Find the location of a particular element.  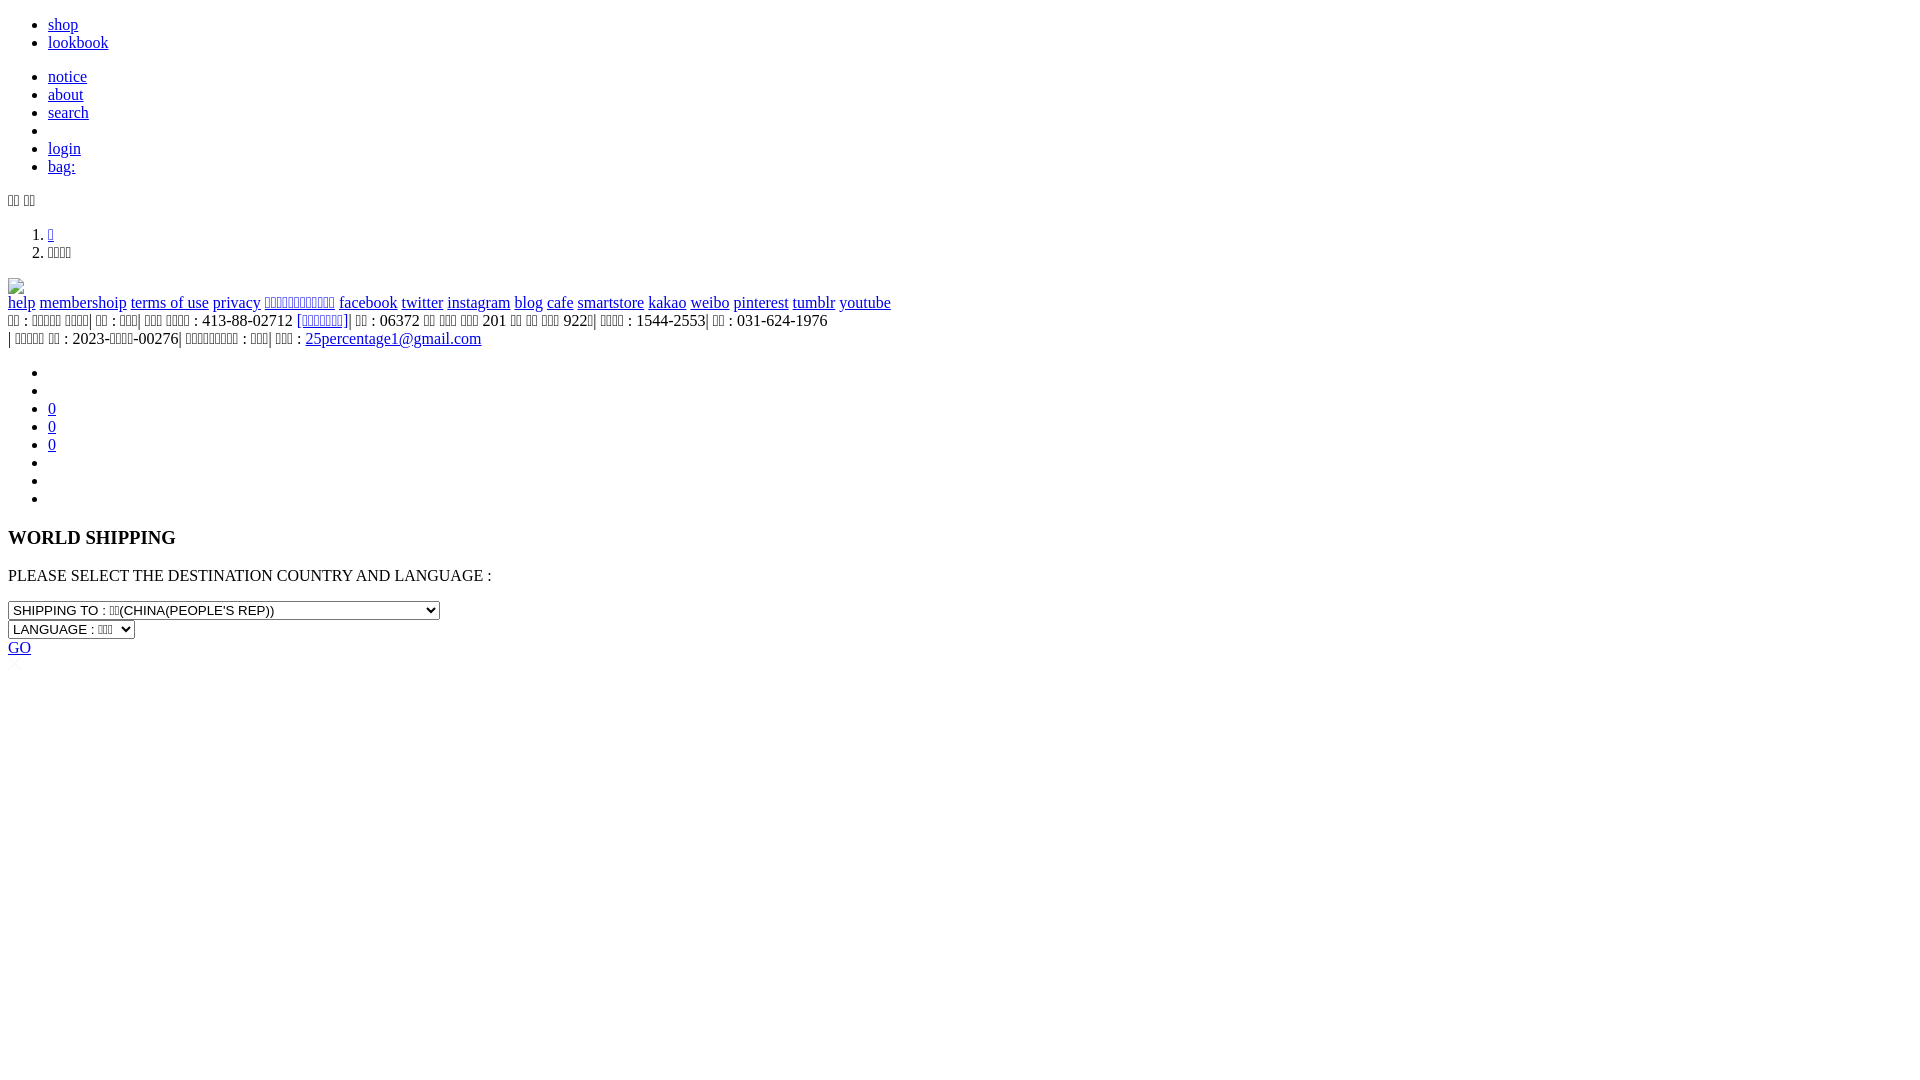

'GO' is located at coordinates (19, 647).